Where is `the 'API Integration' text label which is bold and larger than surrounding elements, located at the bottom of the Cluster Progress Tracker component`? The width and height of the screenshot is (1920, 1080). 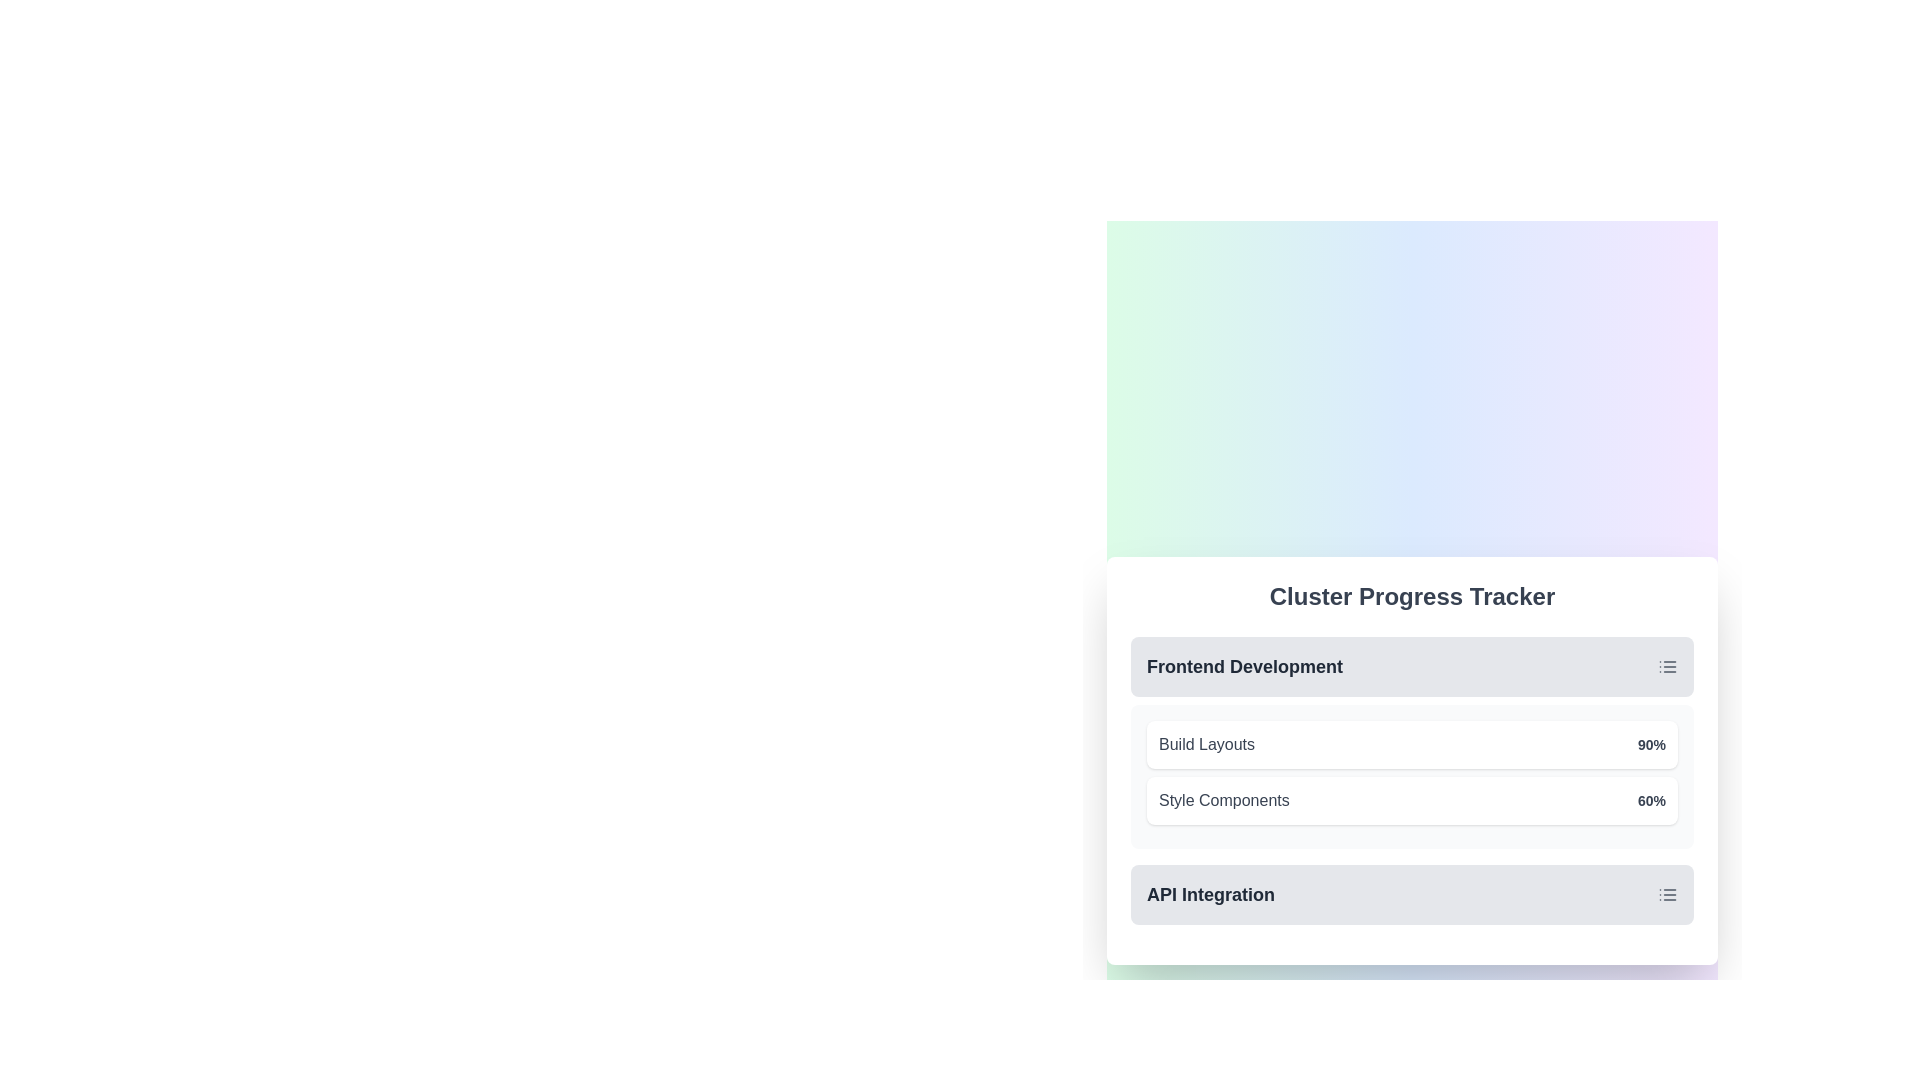
the 'API Integration' text label which is bold and larger than surrounding elements, located at the bottom of the Cluster Progress Tracker component is located at coordinates (1209, 893).